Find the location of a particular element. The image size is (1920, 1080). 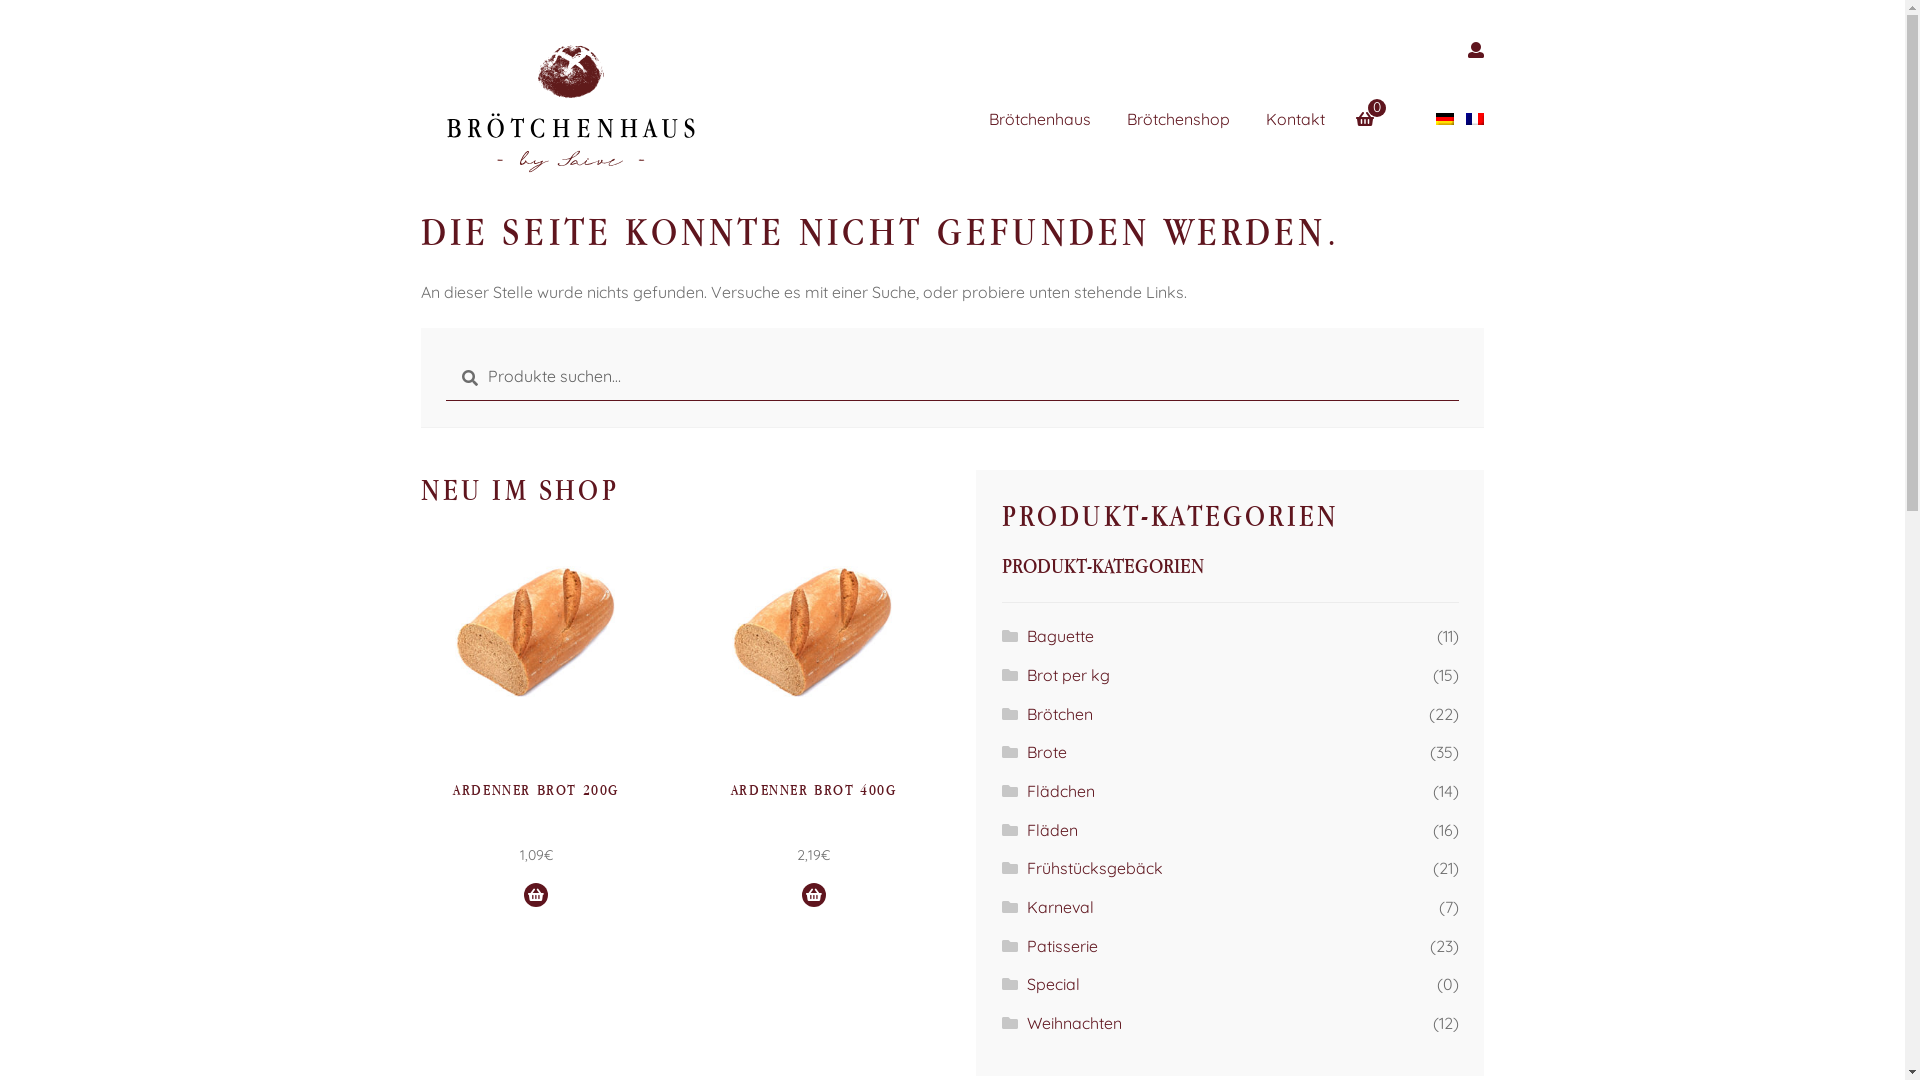

'Karneval' is located at coordinates (1027, 906).